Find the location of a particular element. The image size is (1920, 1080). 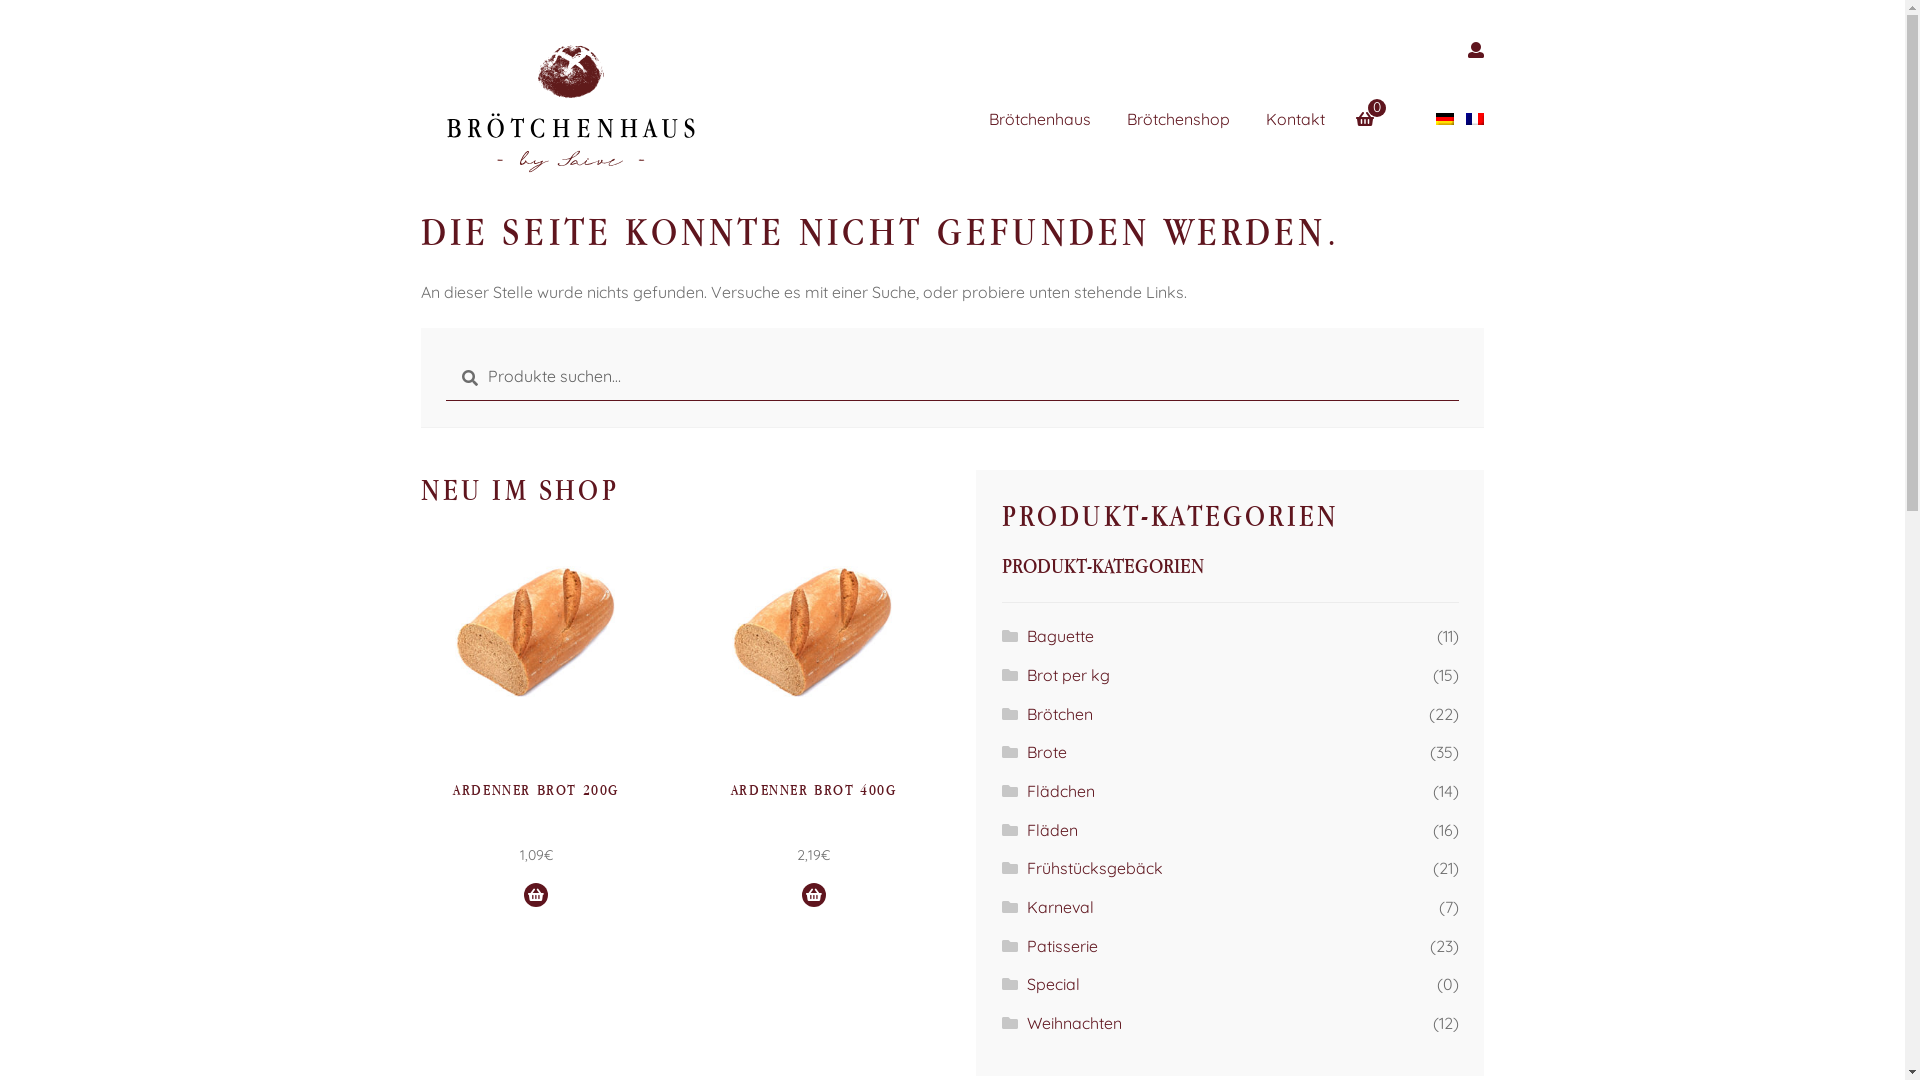

'Karneval' is located at coordinates (1027, 906).